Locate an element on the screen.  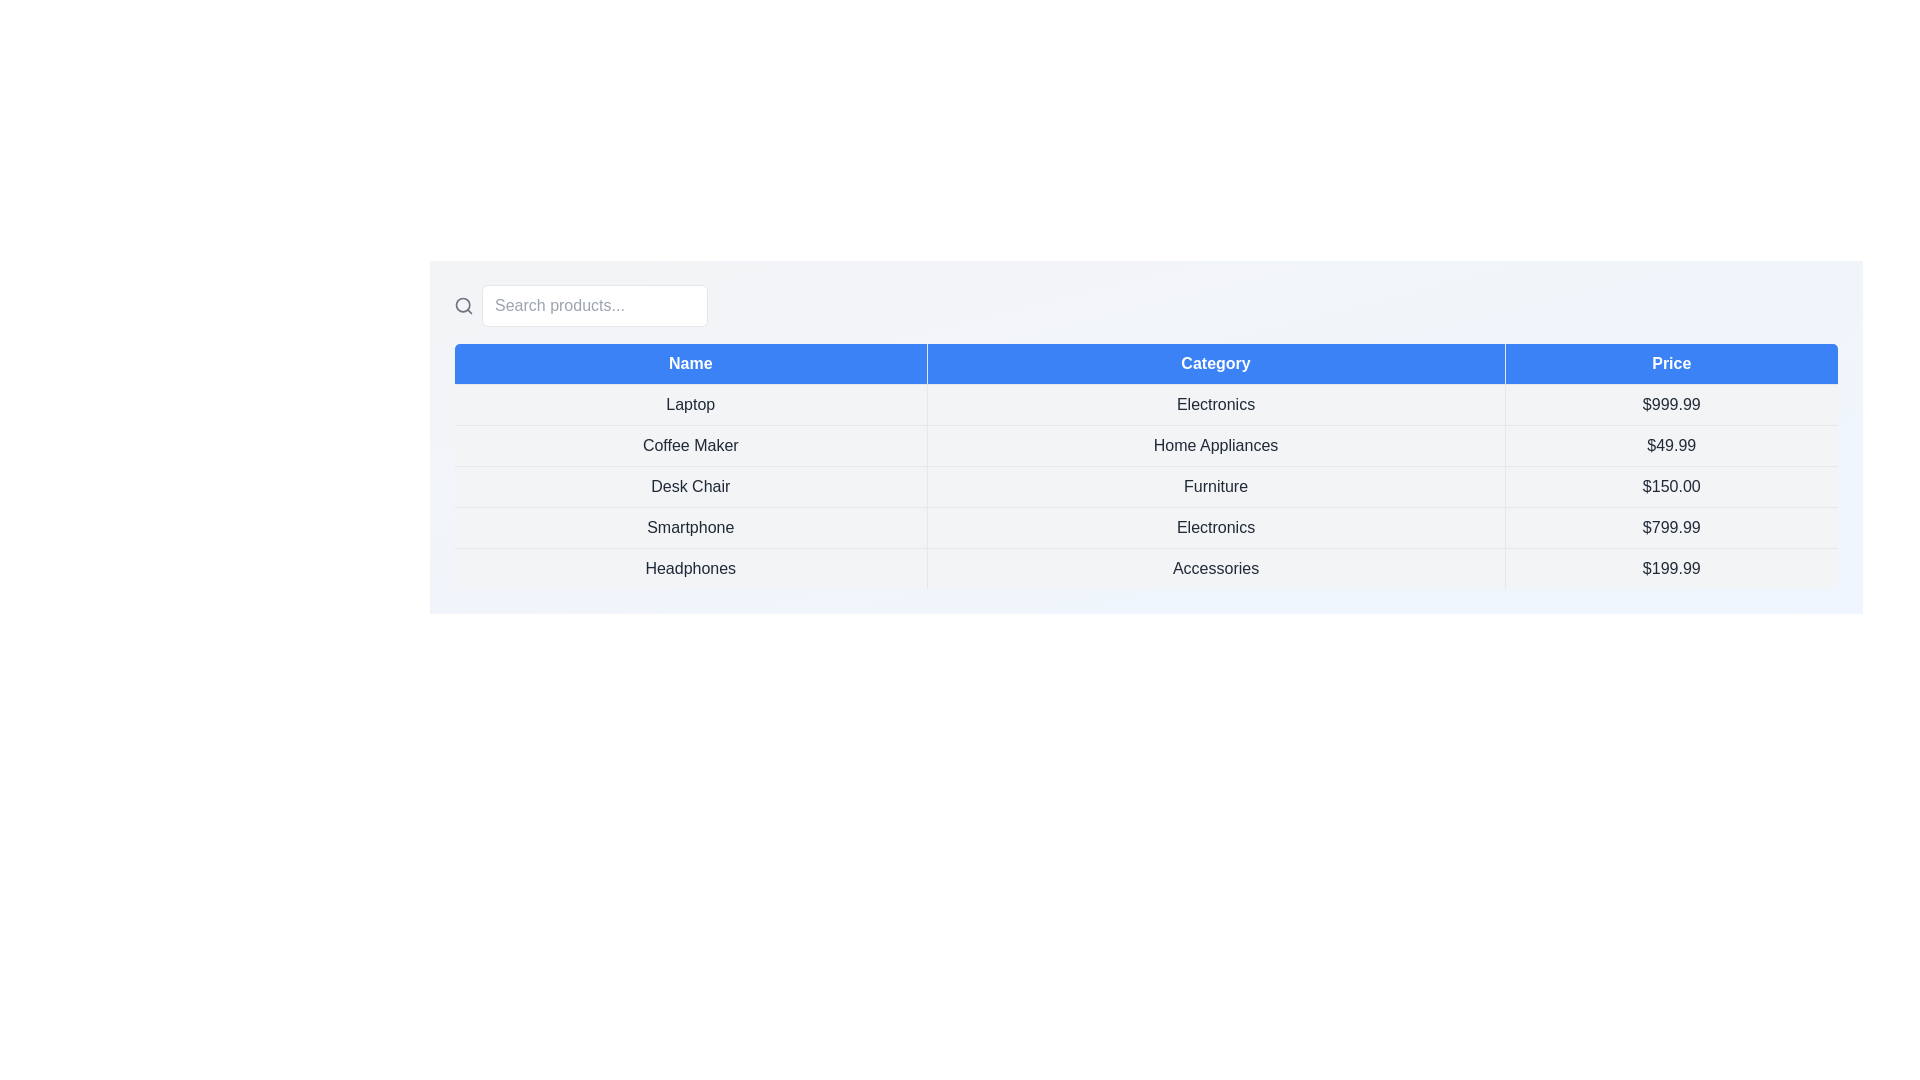
the 'Home Appliances' text label in the 'Category' column of the table, located in the row for 'Coffee Maker' is located at coordinates (1215, 445).